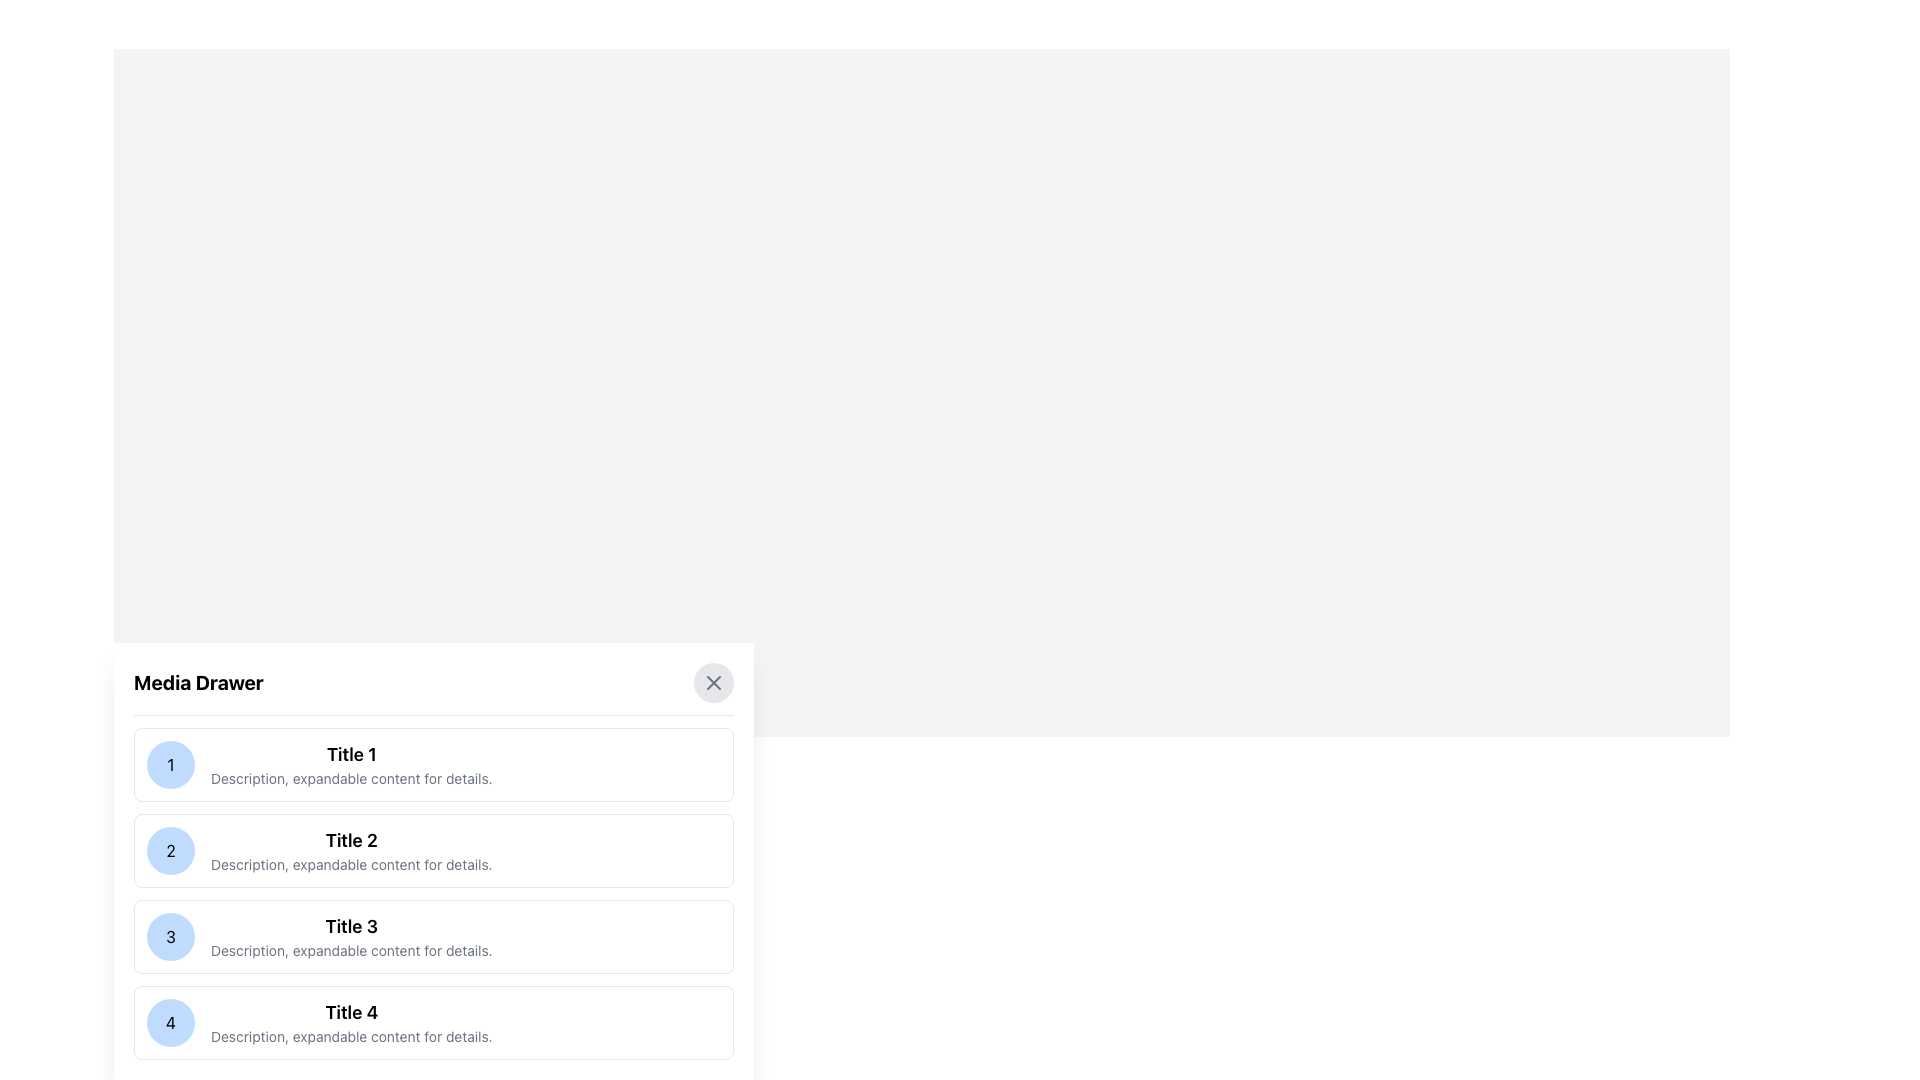  Describe the element at coordinates (351, 840) in the screenshot. I see `the Text Label that serves as a heading for the second entry in the vertically aligned list within the 'Media Drawer'` at that location.